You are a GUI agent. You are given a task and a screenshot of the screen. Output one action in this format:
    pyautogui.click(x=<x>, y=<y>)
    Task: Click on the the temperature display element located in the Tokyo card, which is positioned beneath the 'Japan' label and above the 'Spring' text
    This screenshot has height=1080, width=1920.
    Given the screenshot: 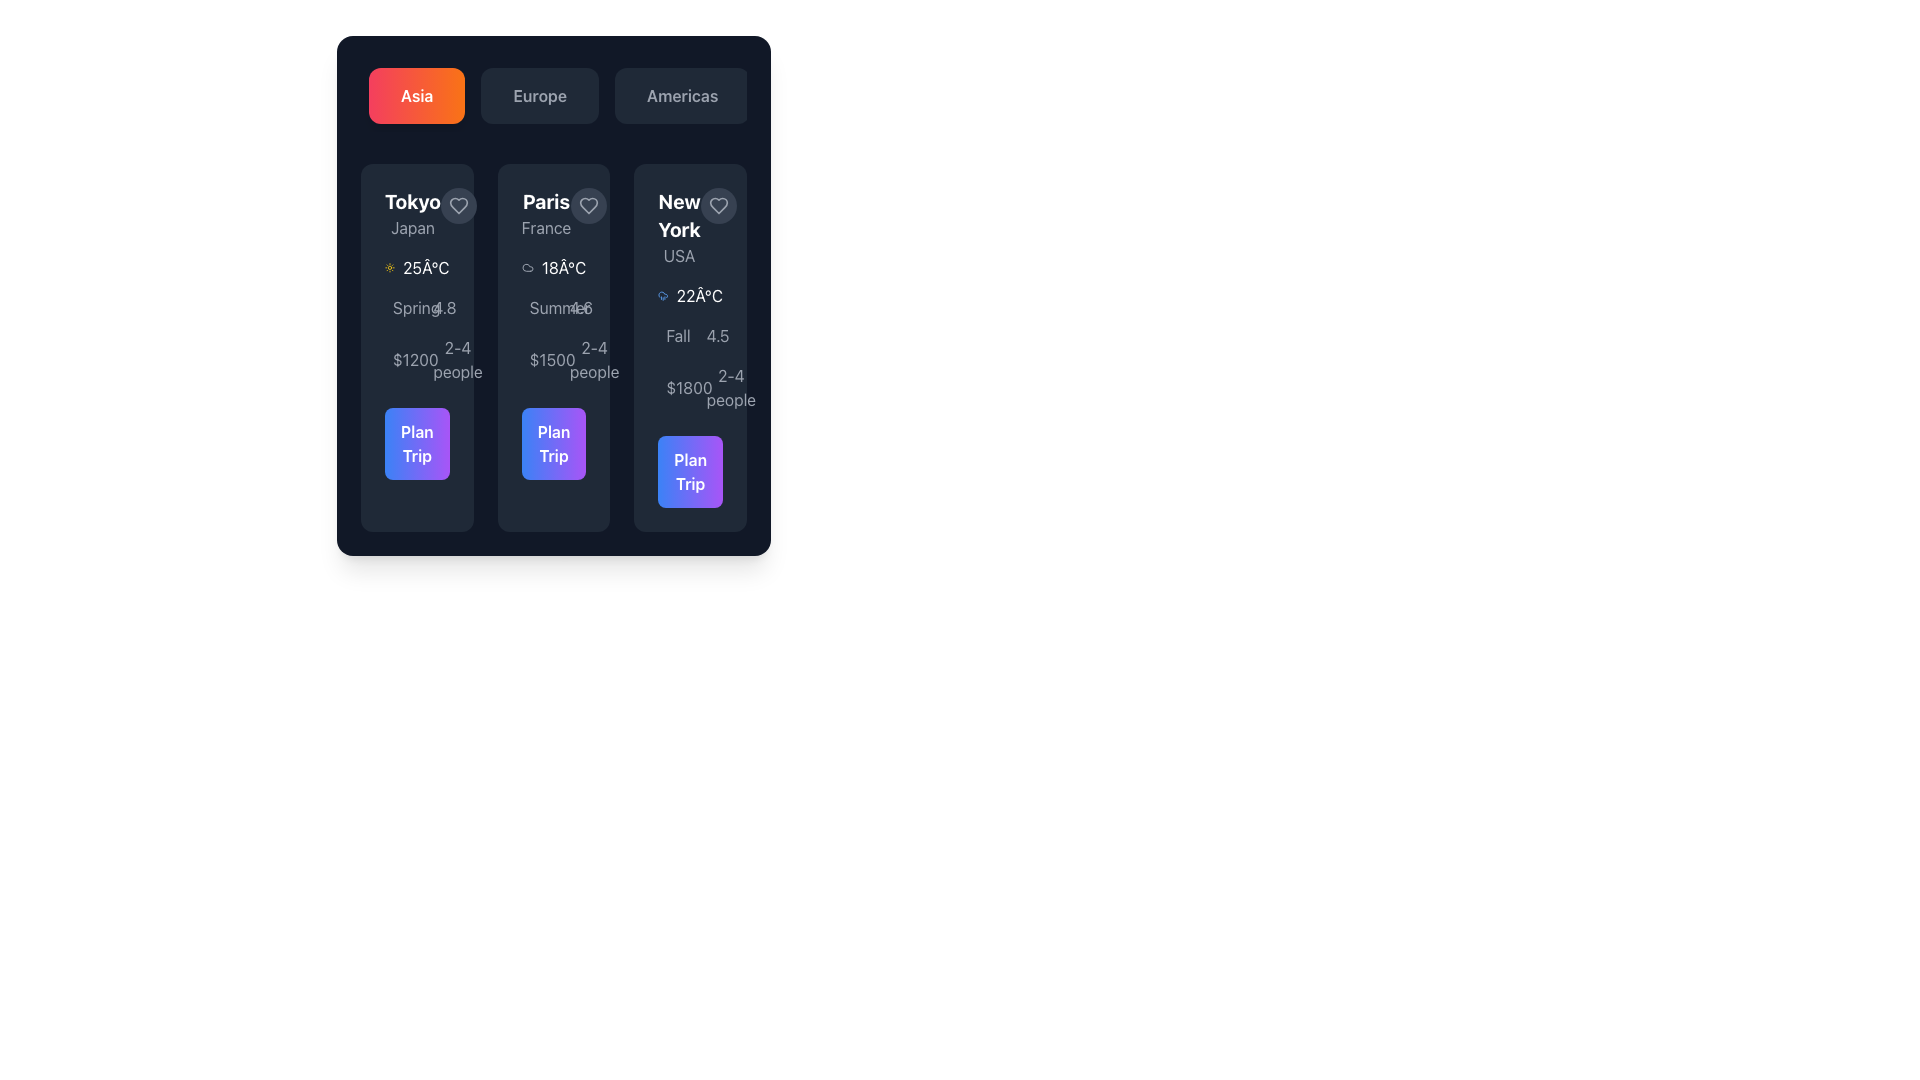 What is the action you would take?
    pyautogui.click(x=416, y=266)
    